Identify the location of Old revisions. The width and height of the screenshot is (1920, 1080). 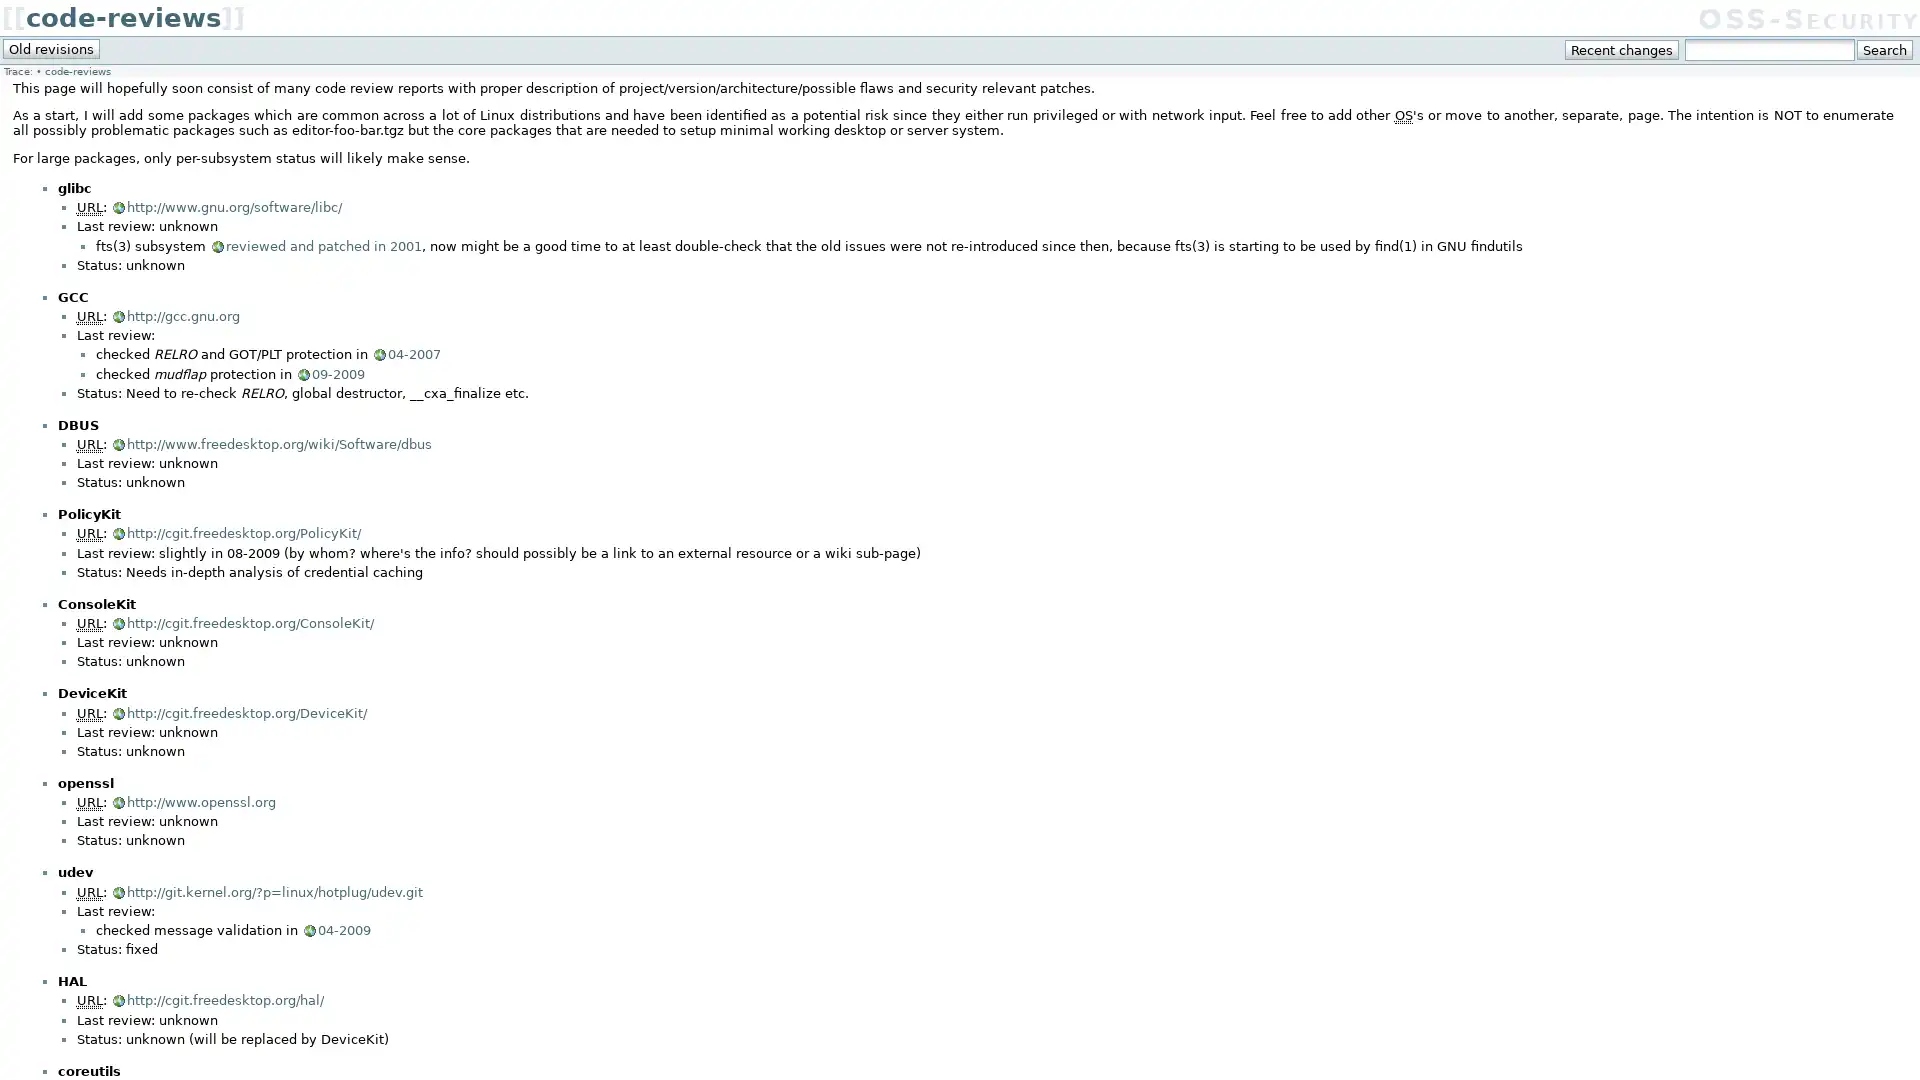
(51, 48).